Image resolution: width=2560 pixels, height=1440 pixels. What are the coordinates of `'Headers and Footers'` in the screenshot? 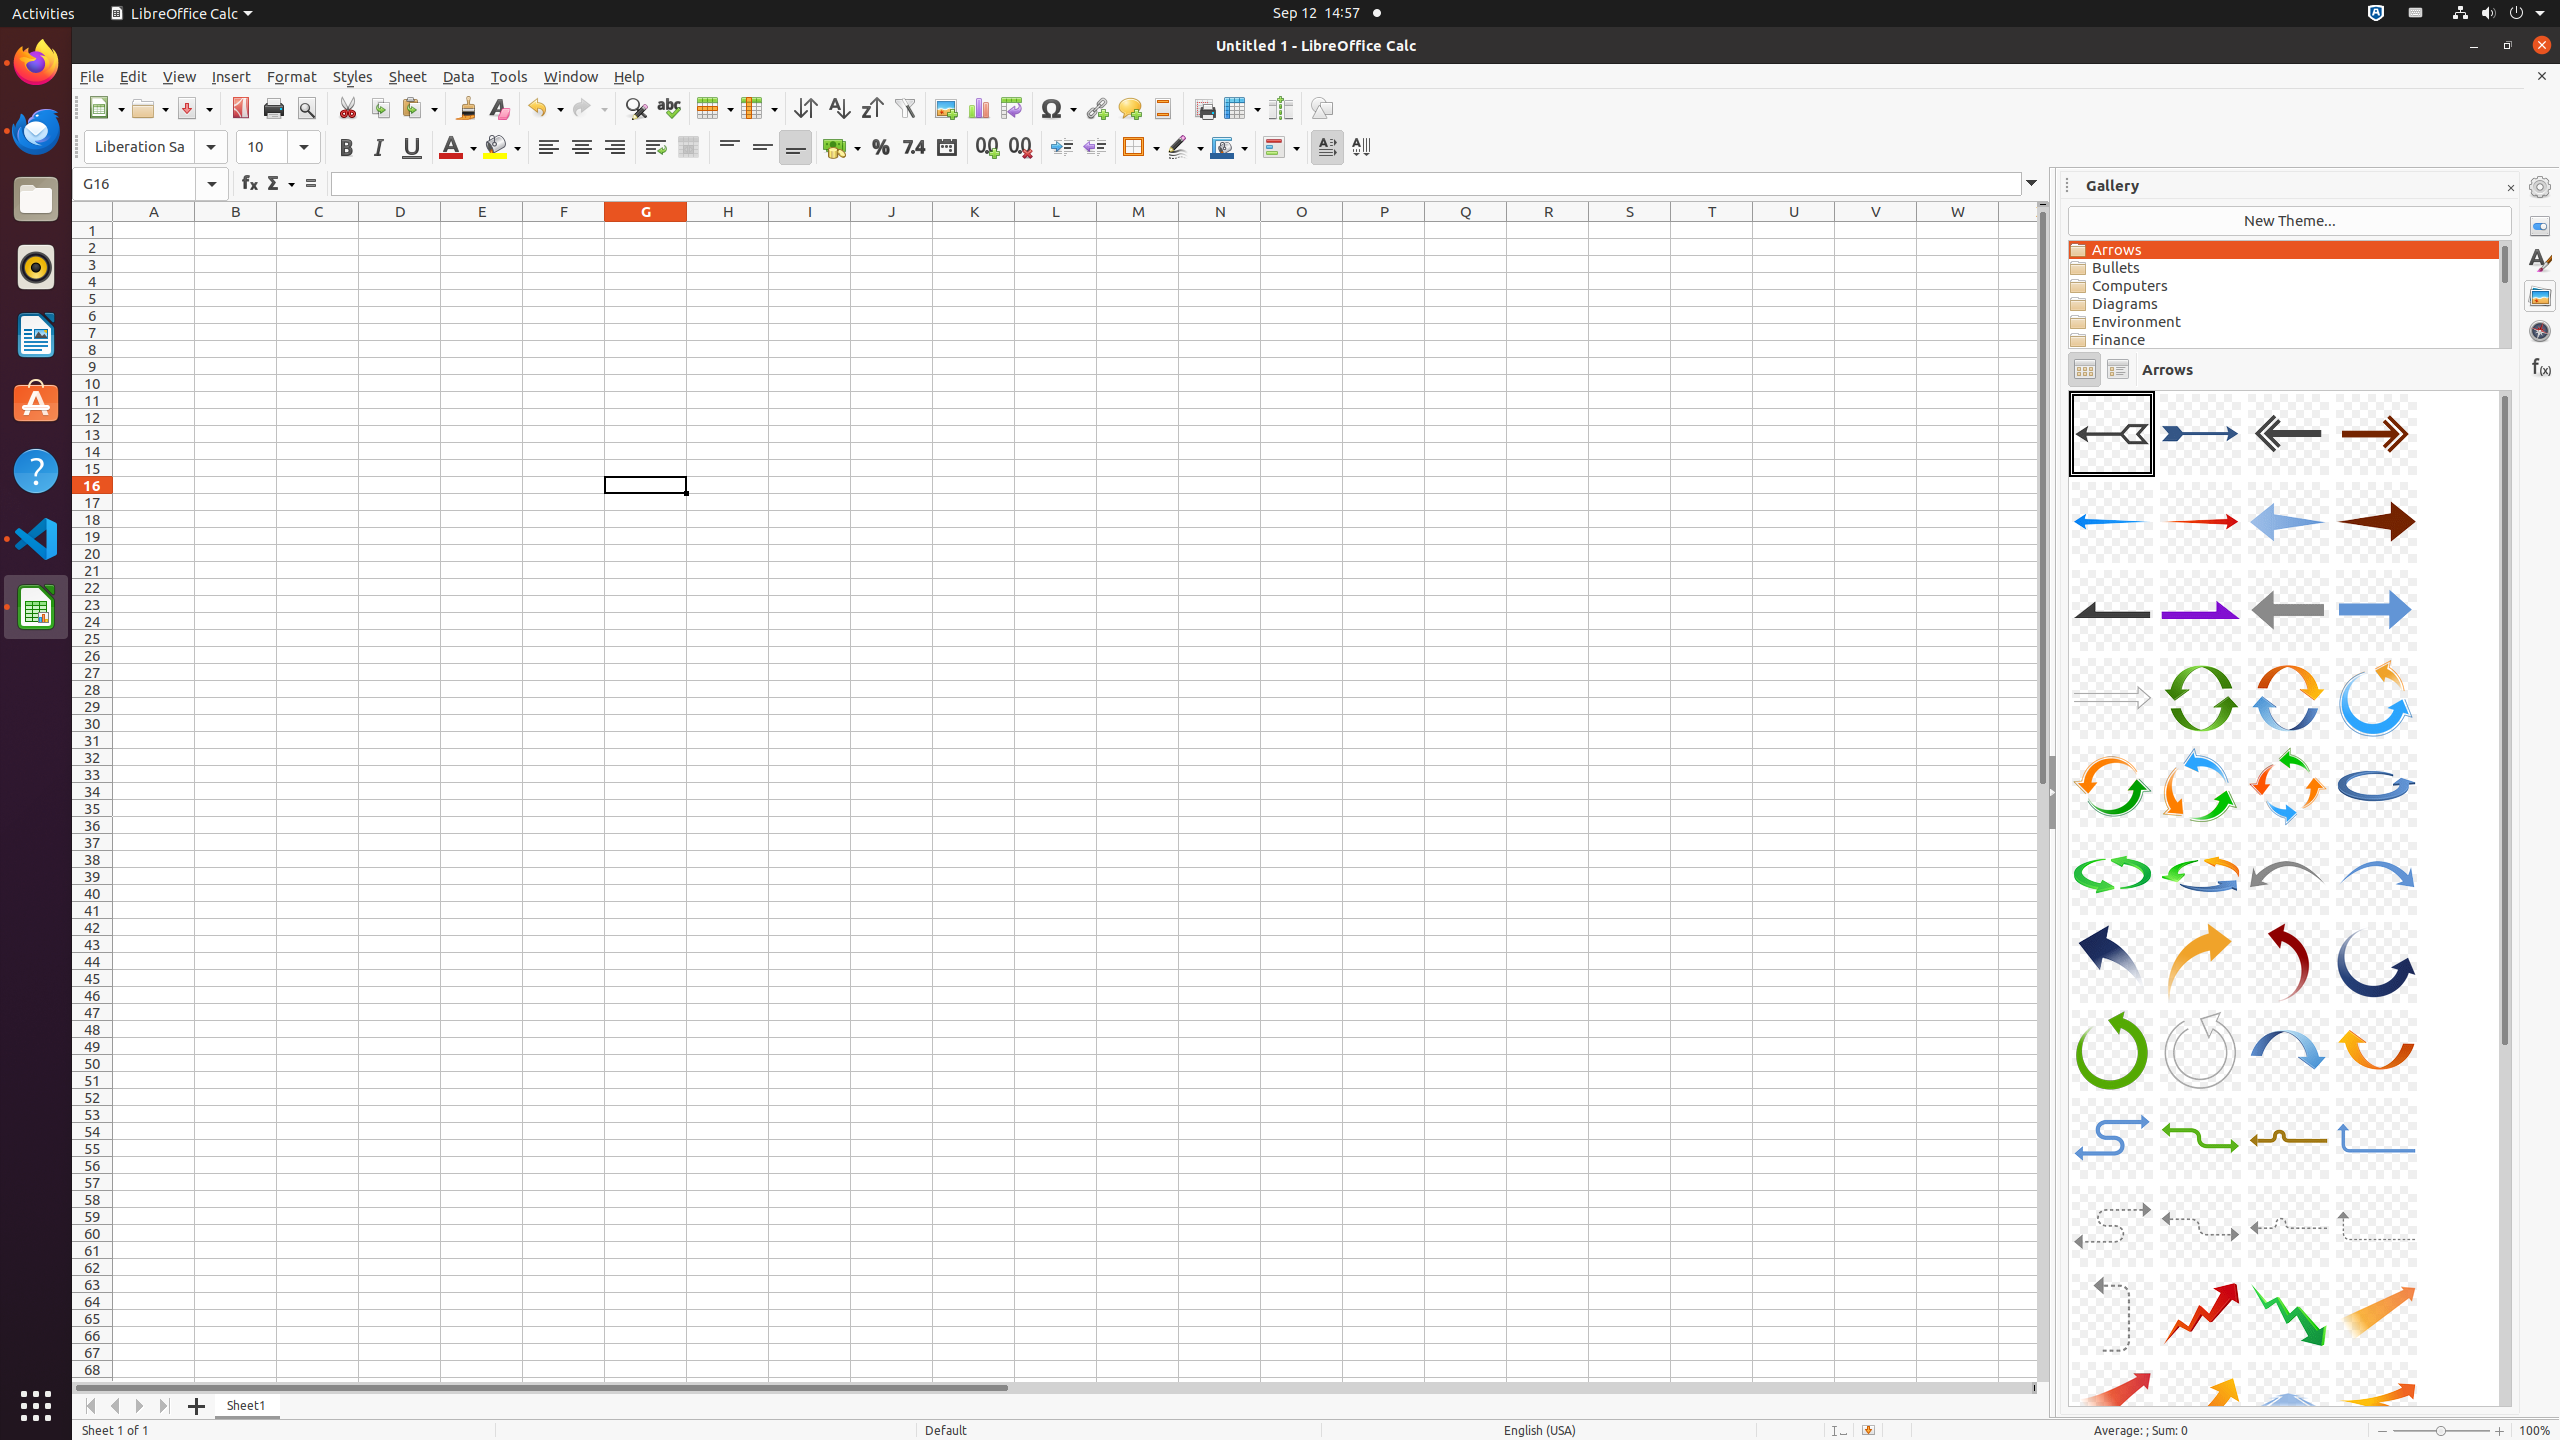 It's located at (1161, 107).